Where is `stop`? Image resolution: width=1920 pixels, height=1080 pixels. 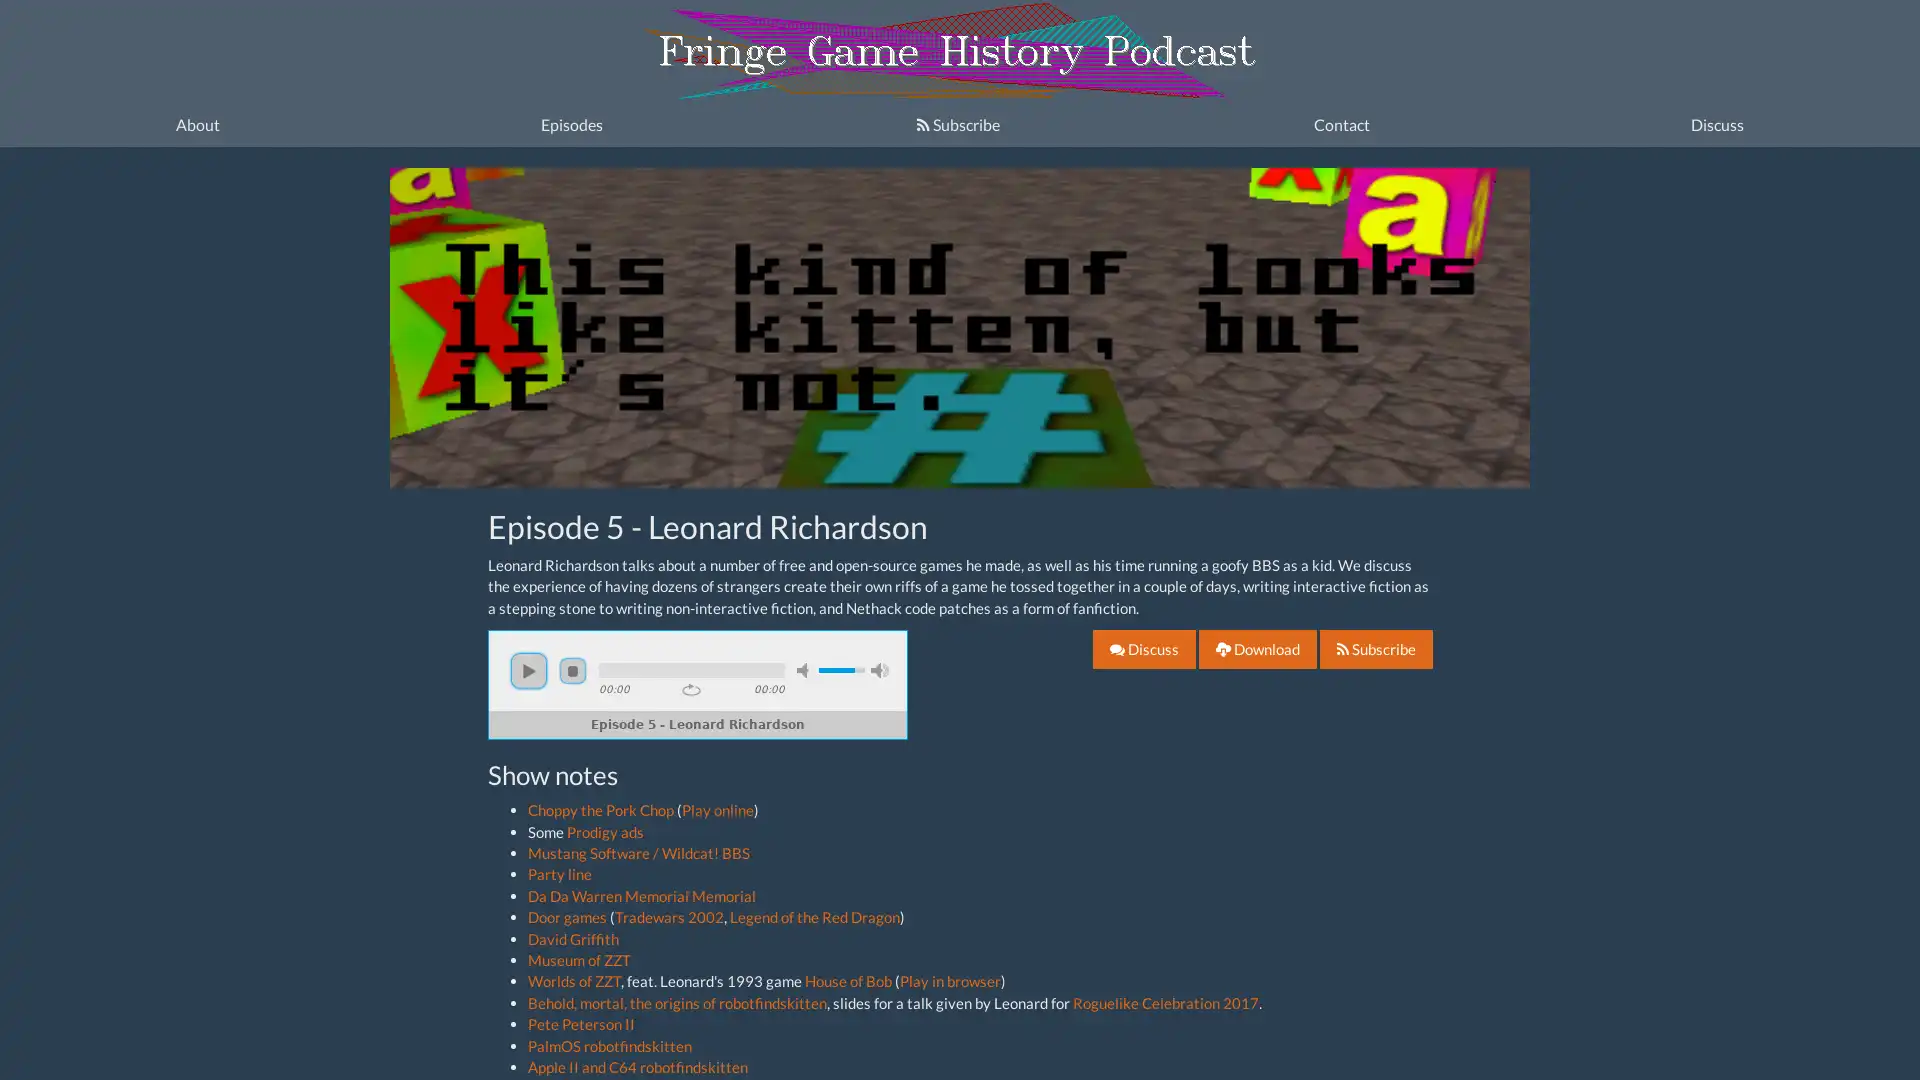
stop is located at coordinates (570, 670).